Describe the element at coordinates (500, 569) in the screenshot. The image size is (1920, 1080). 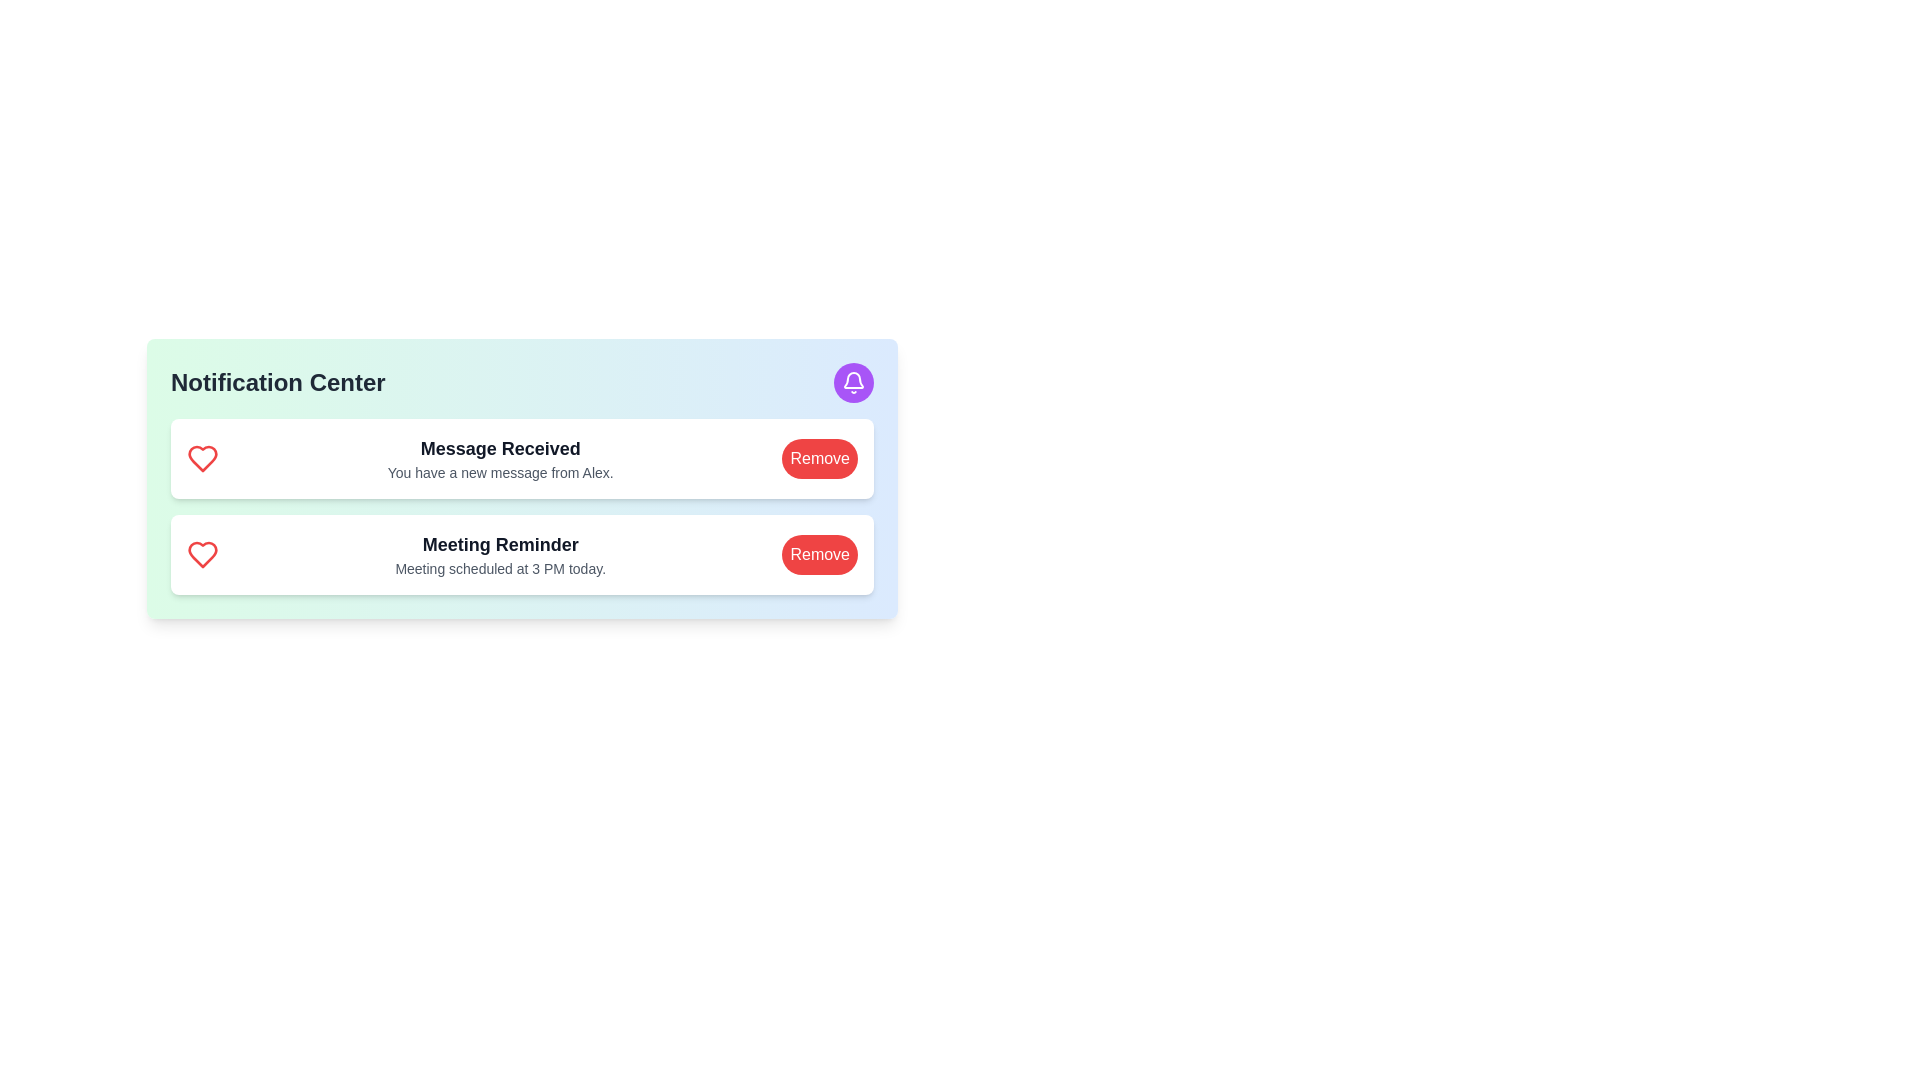
I see `the text label displaying 'Meeting scheduled at 3 PM today.' which is located below the bold text 'Meeting Reminder' in the notification` at that location.